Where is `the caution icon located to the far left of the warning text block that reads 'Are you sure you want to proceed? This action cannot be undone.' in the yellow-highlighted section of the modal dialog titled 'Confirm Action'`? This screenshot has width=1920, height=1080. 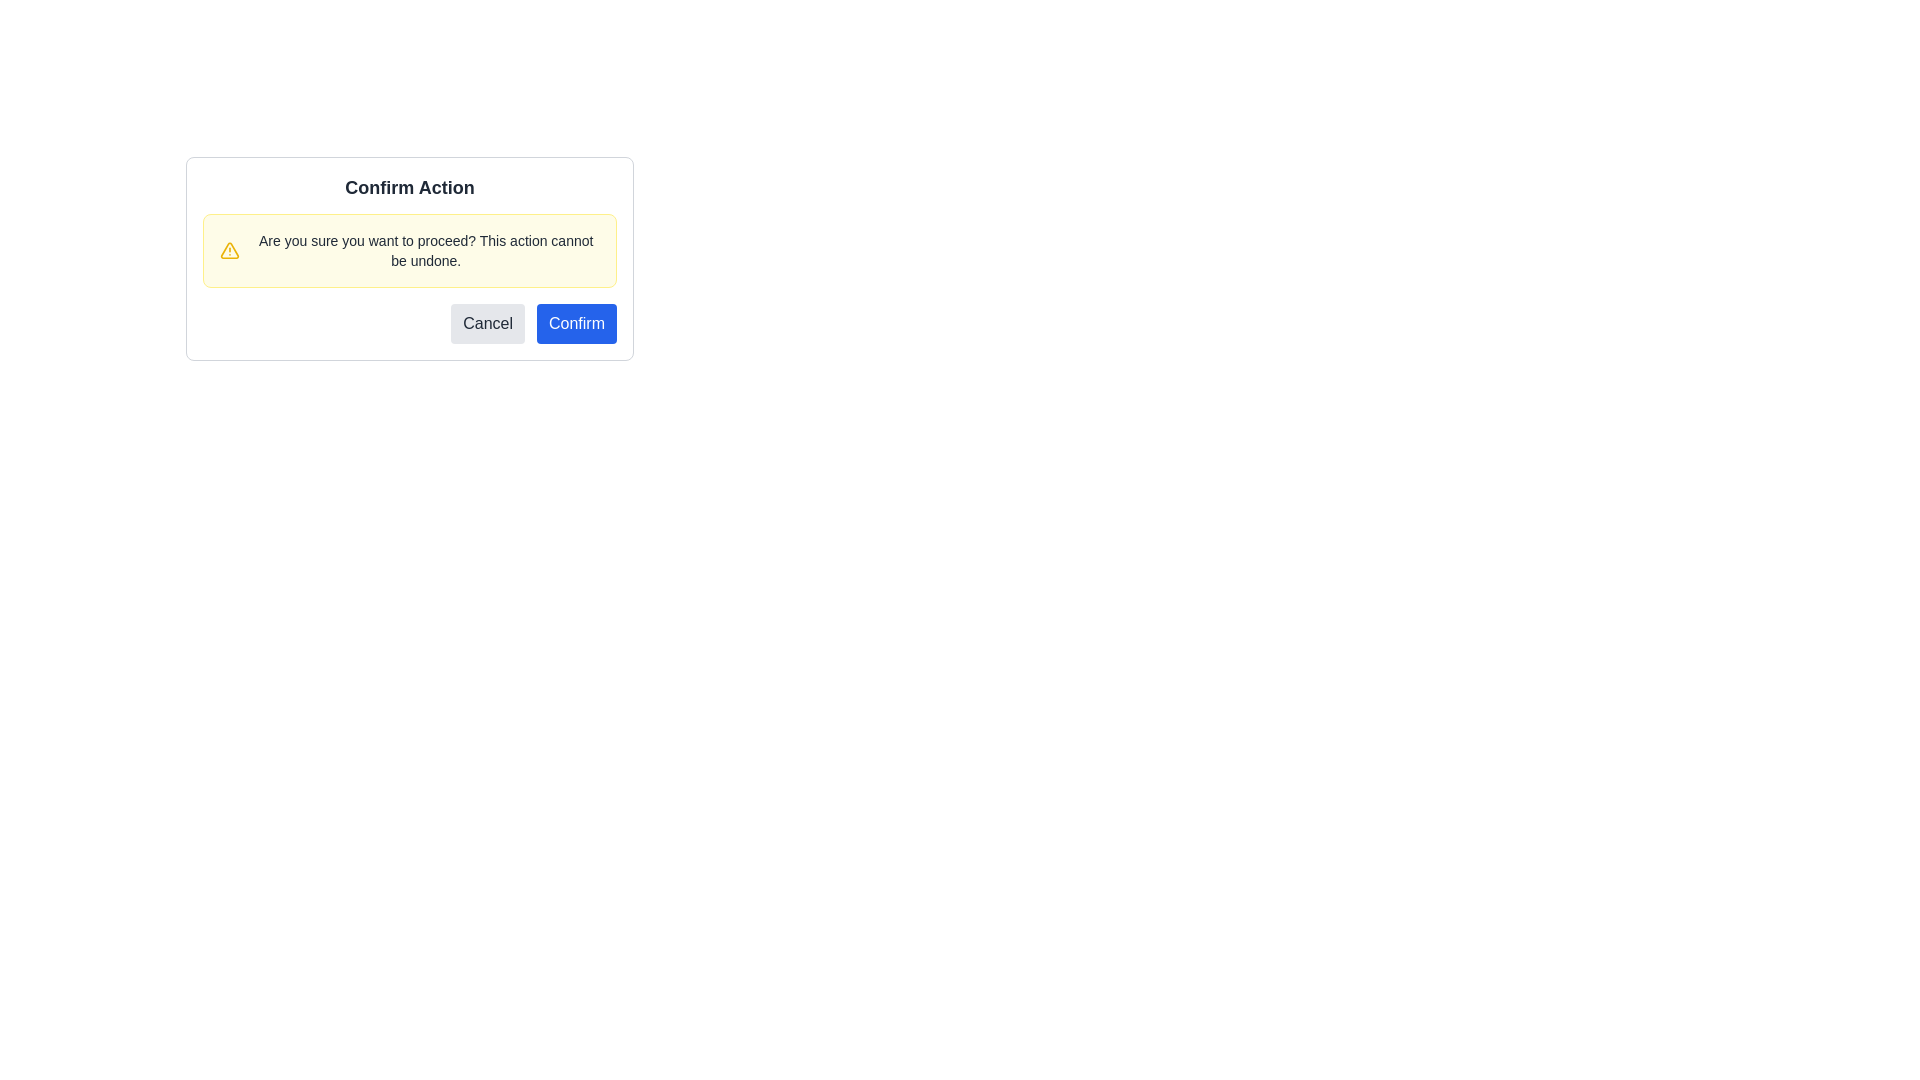 the caution icon located to the far left of the warning text block that reads 'Are you sure you want to proceed? This action cannot be undone.' in the yellow-highlighted section of the modal dialog titled 'Confirm Action' is located at coordinates (230, 249).